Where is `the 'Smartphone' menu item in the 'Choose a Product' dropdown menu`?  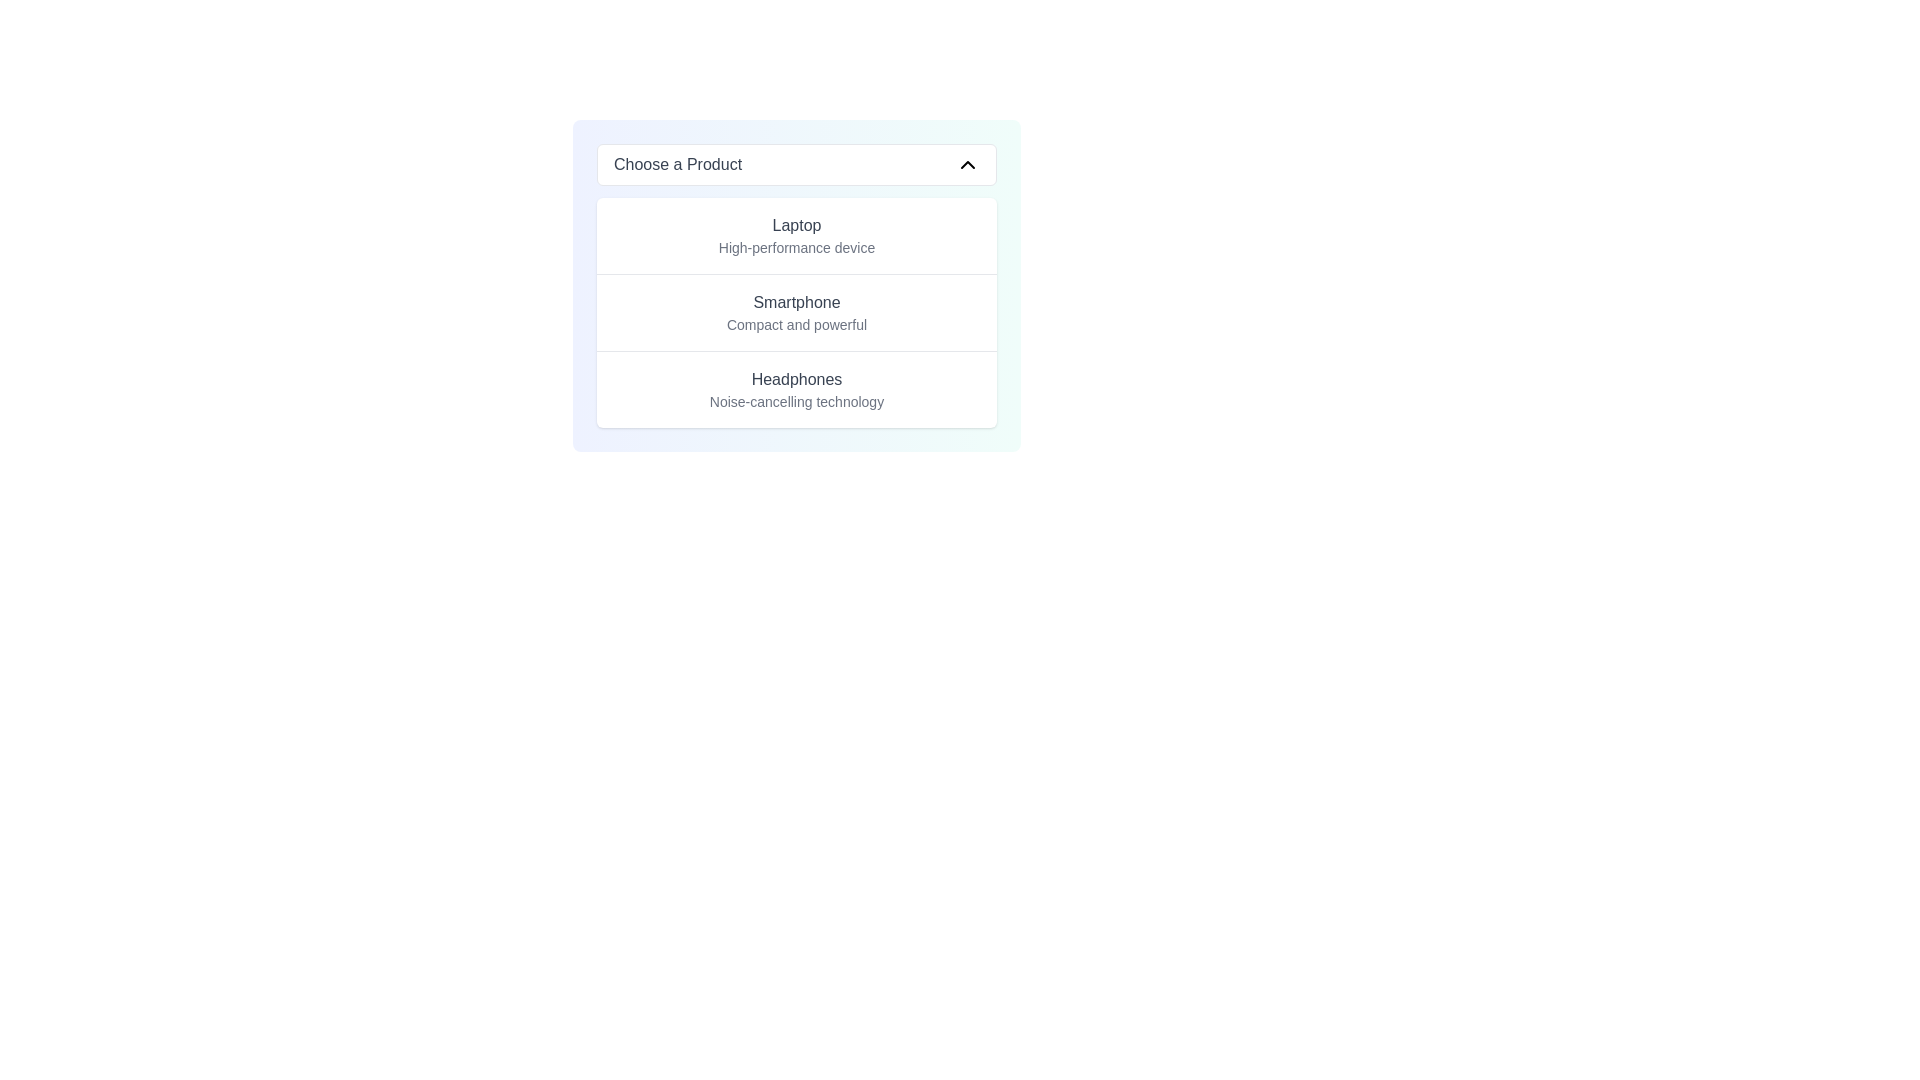 the 'Smartphone' menu item in the 'Choose a Product' dropdown menu is located at coordinates (795, 312).